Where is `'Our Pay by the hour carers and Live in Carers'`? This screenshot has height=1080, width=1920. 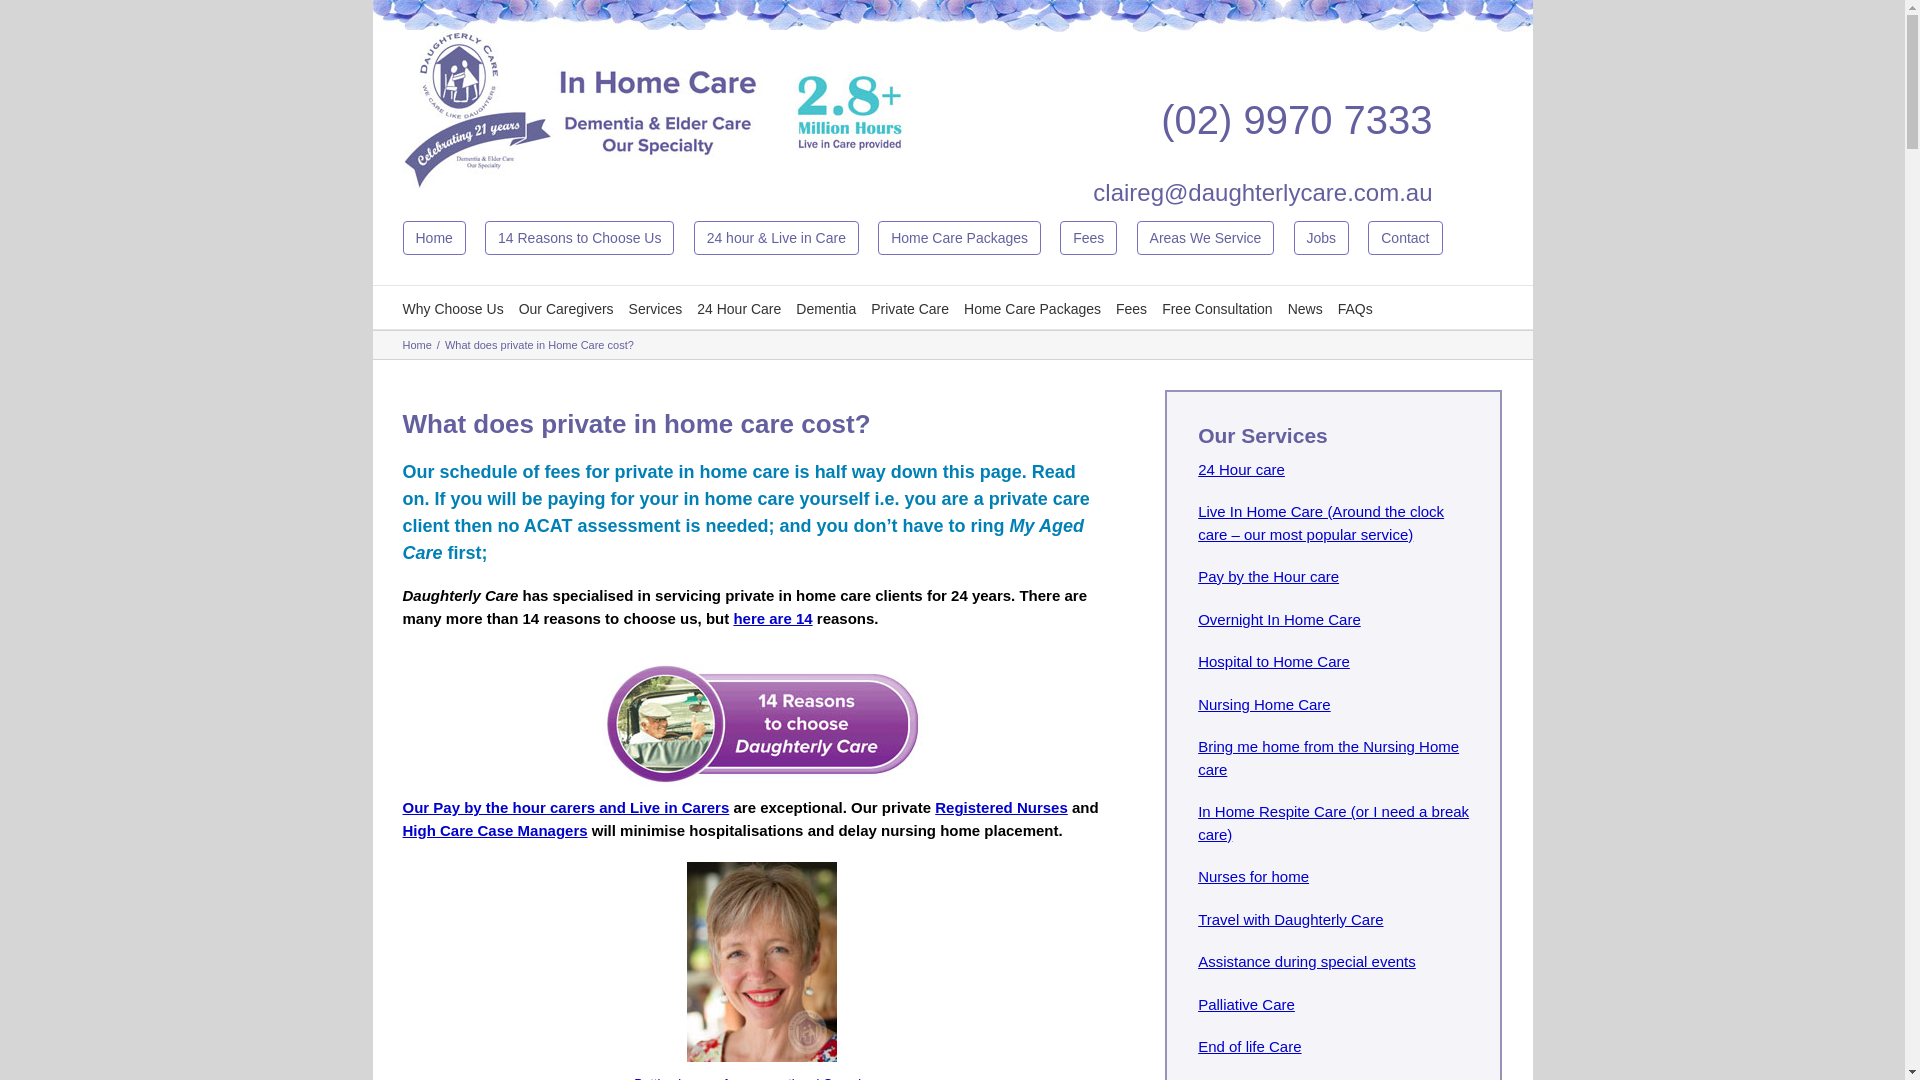
'Our Pay by the hour carers and Live in Carers' is located at coordinates (564, 806).